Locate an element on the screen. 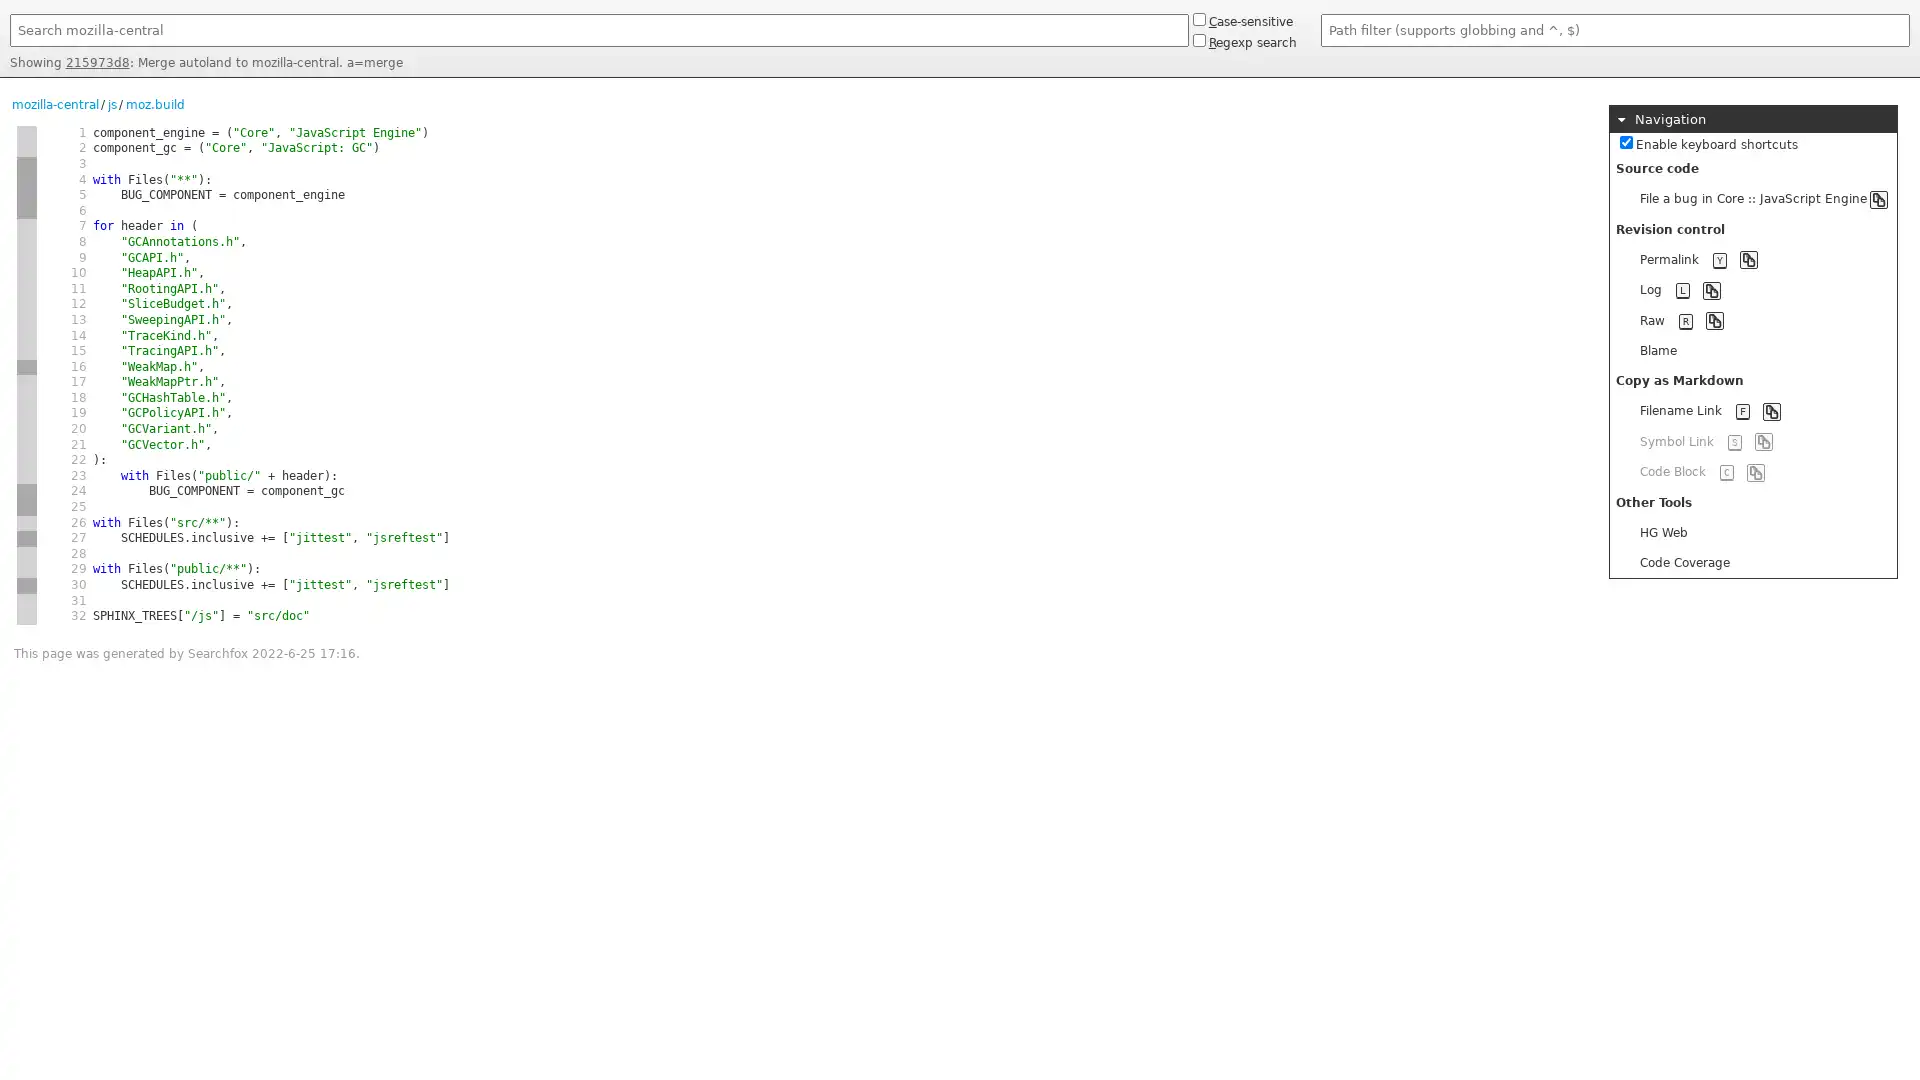 The height and width of the screenshot is (1080, 1920). same hash 2 is located at coordinates (27, 506).